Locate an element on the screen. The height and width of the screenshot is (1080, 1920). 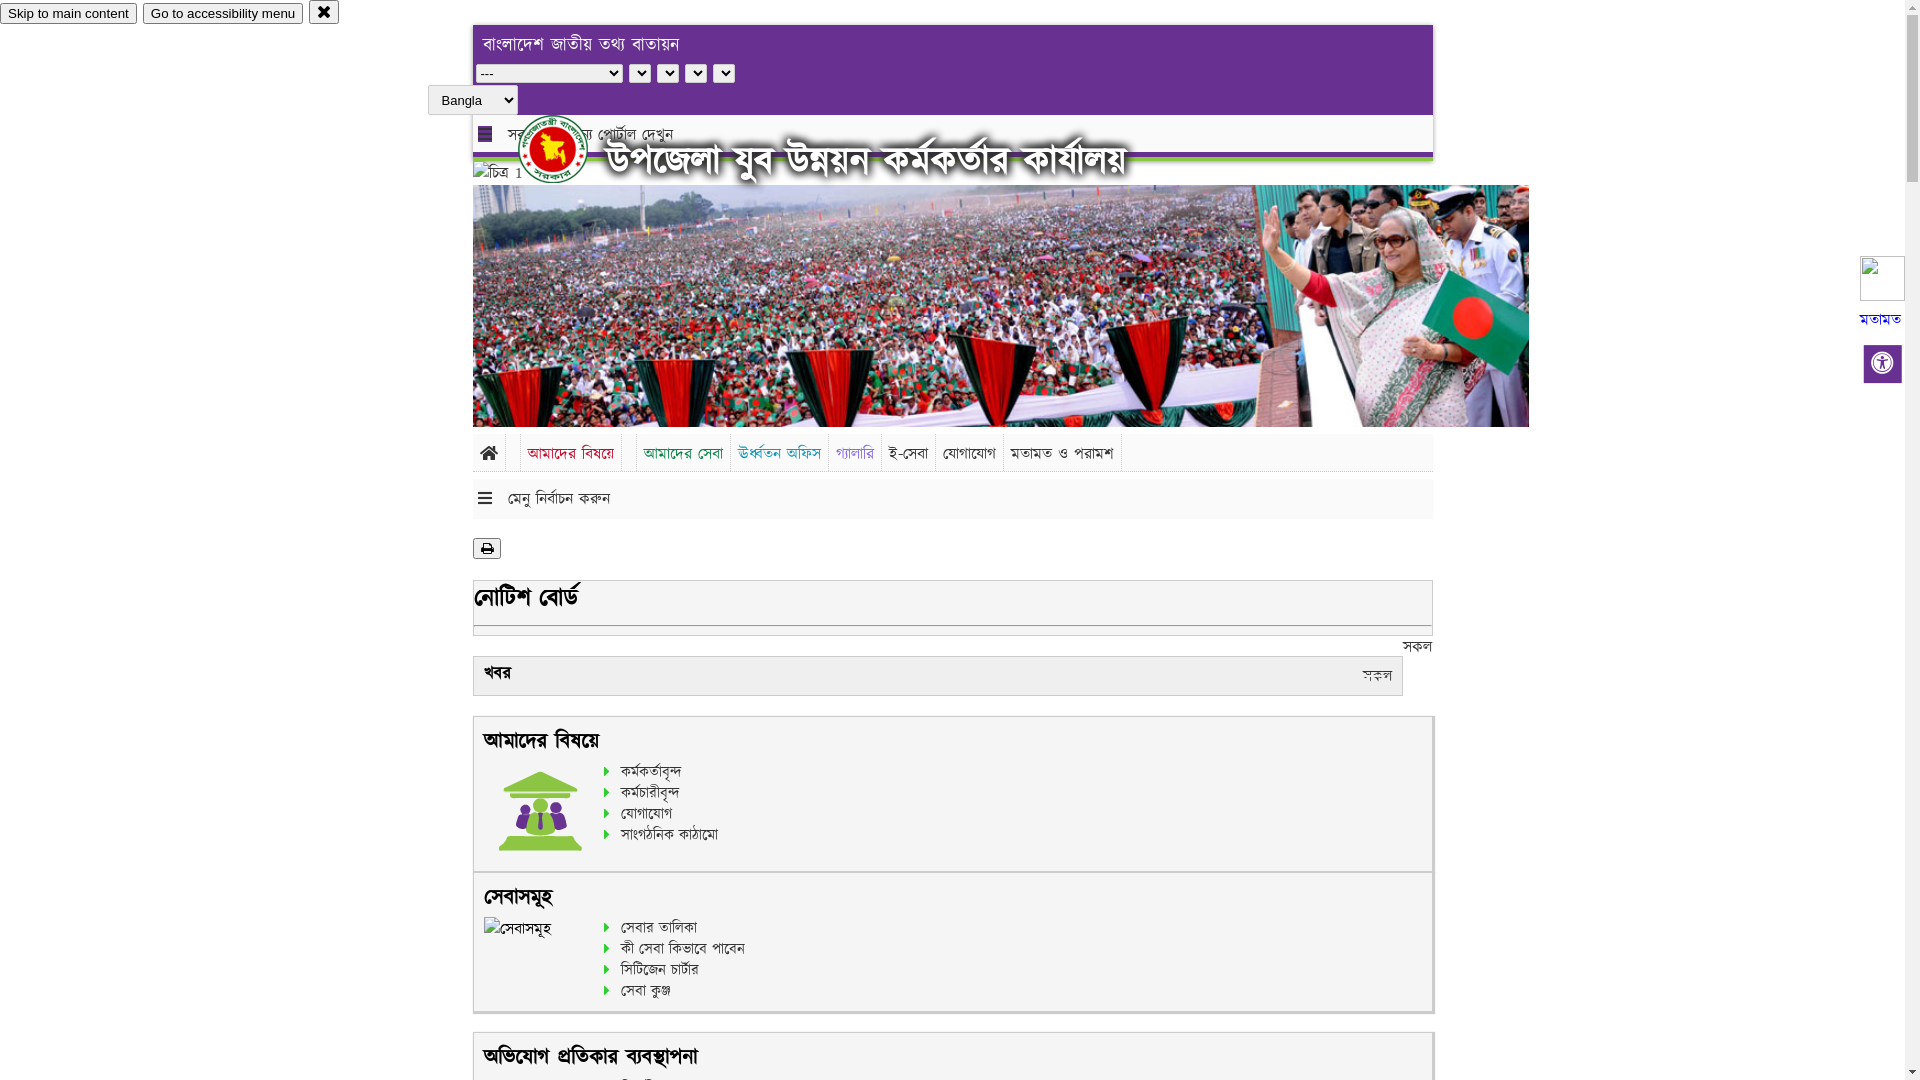
'close' is located at coordinates (307, 11).